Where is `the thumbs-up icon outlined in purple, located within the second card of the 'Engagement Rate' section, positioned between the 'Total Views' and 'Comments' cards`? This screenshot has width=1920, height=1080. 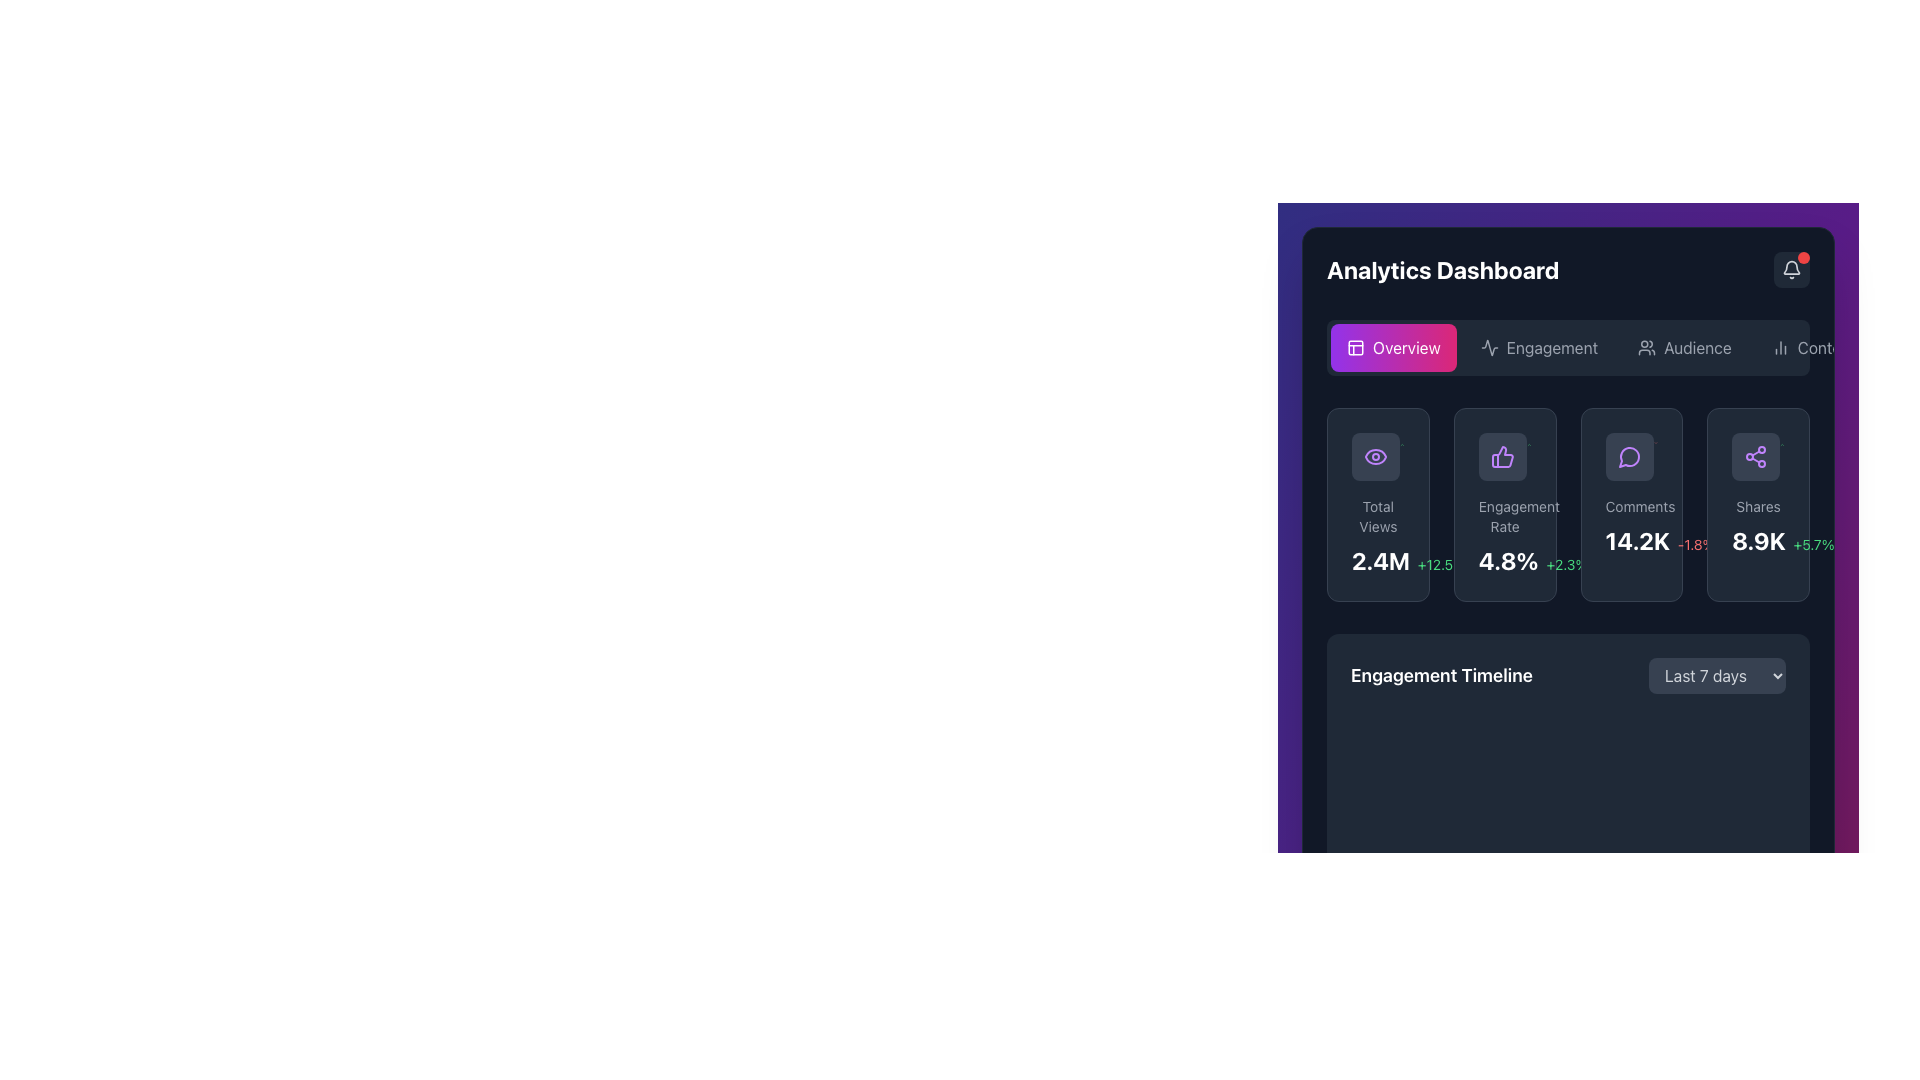 the thumbs-up icon outlined in purple, located within the second card of the 'Engagement Rate' section, positioned between the 'Total Views' and 'Comments' cards is located at coordinates (1502, 456).